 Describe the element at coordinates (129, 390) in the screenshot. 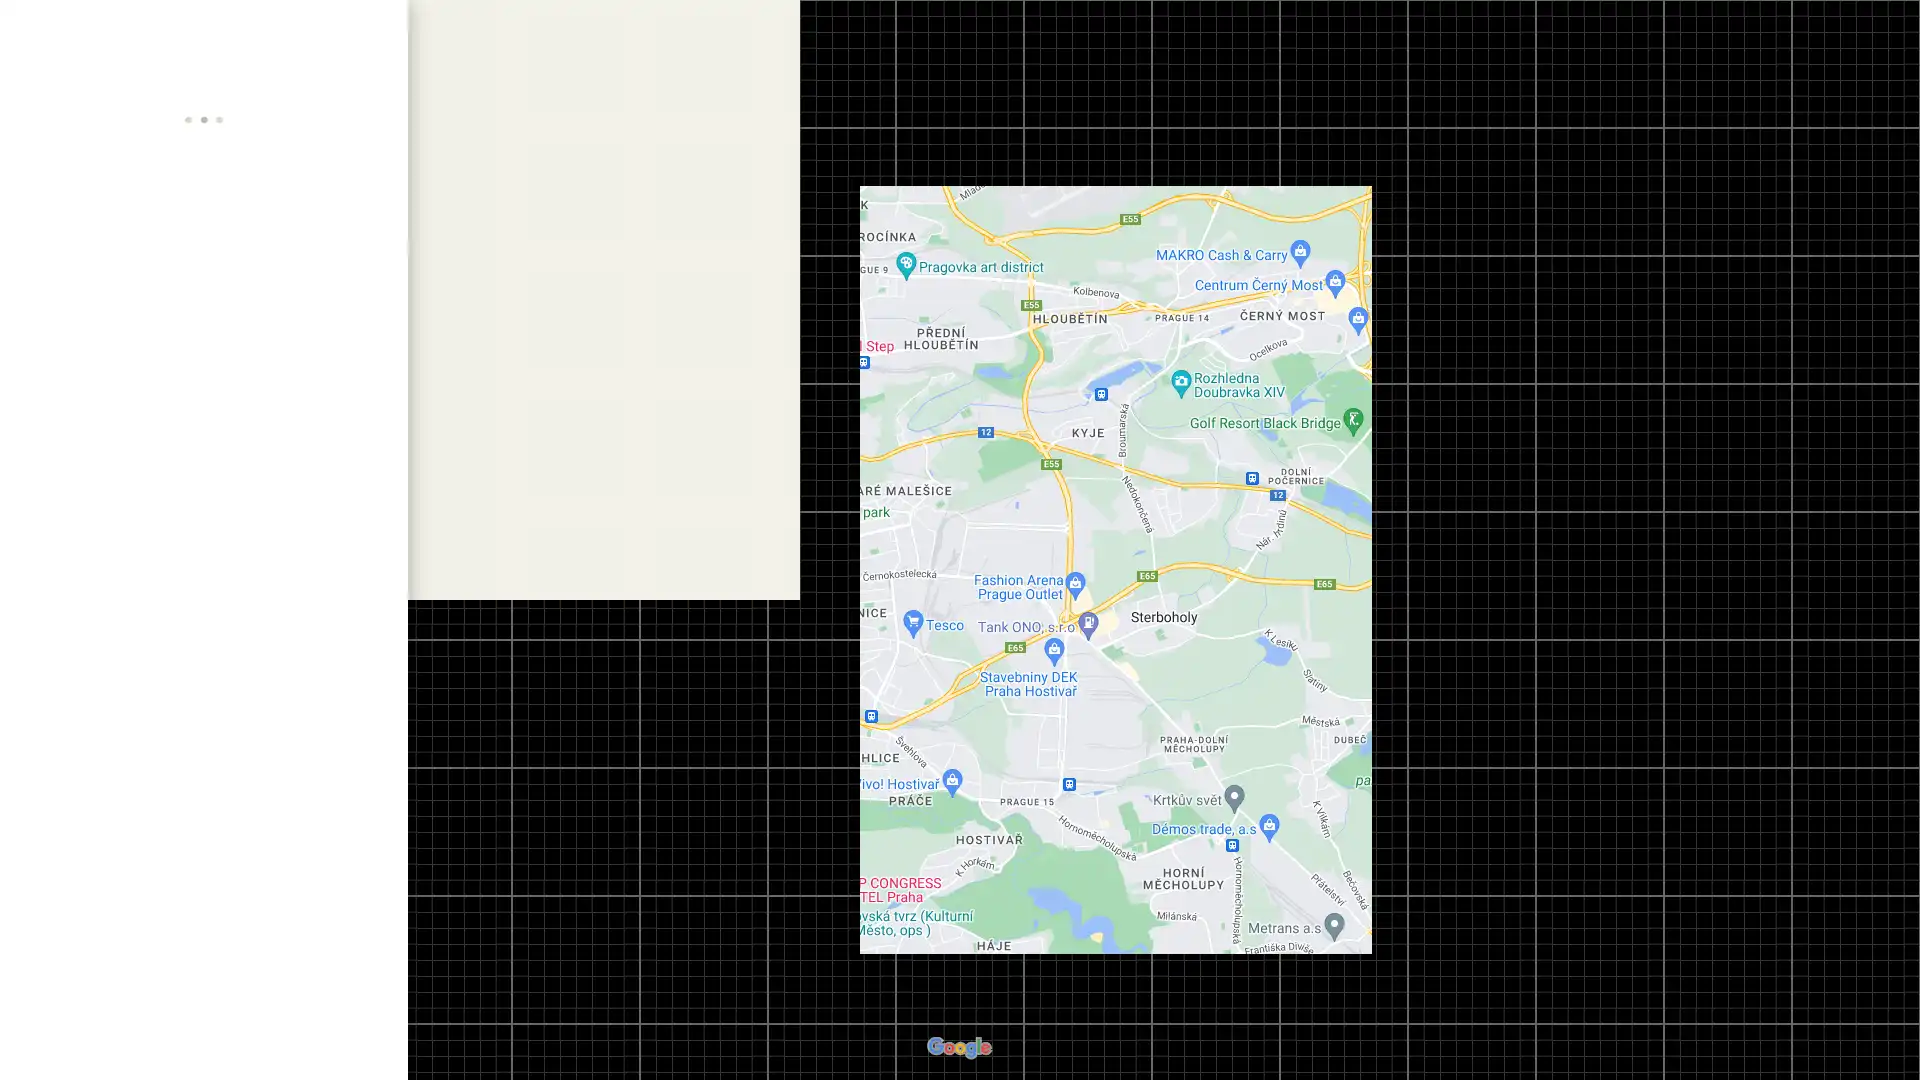

I see `Save TOVARNA.CZ, s.r.o. in your lists` at that location.